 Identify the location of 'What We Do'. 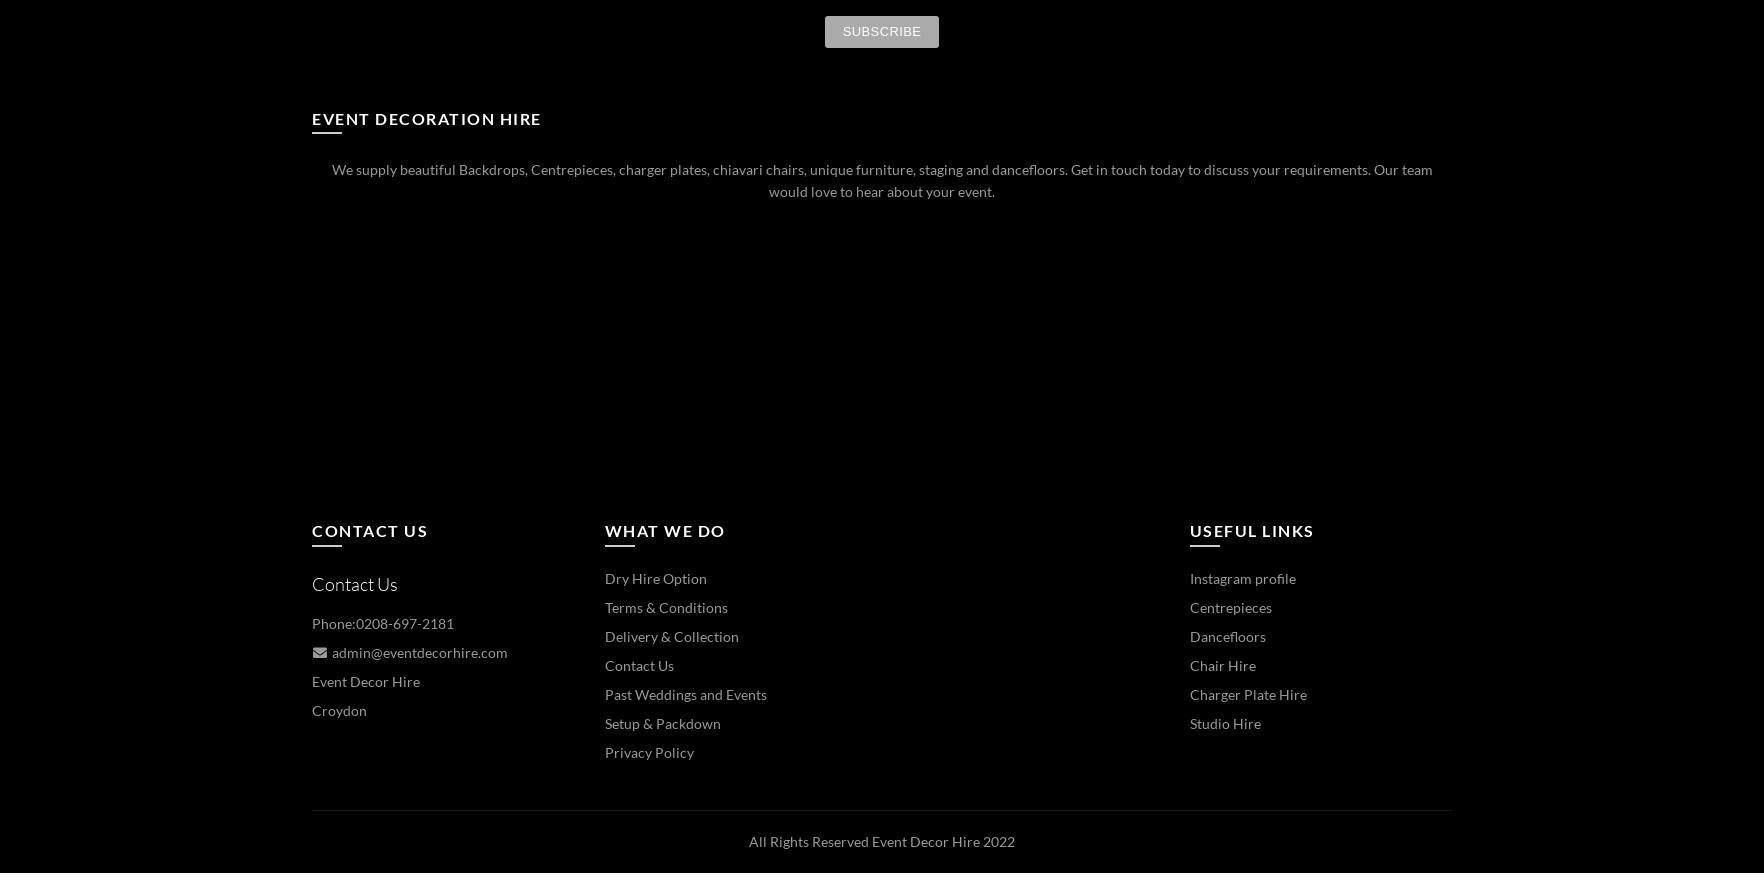
(664, 530).